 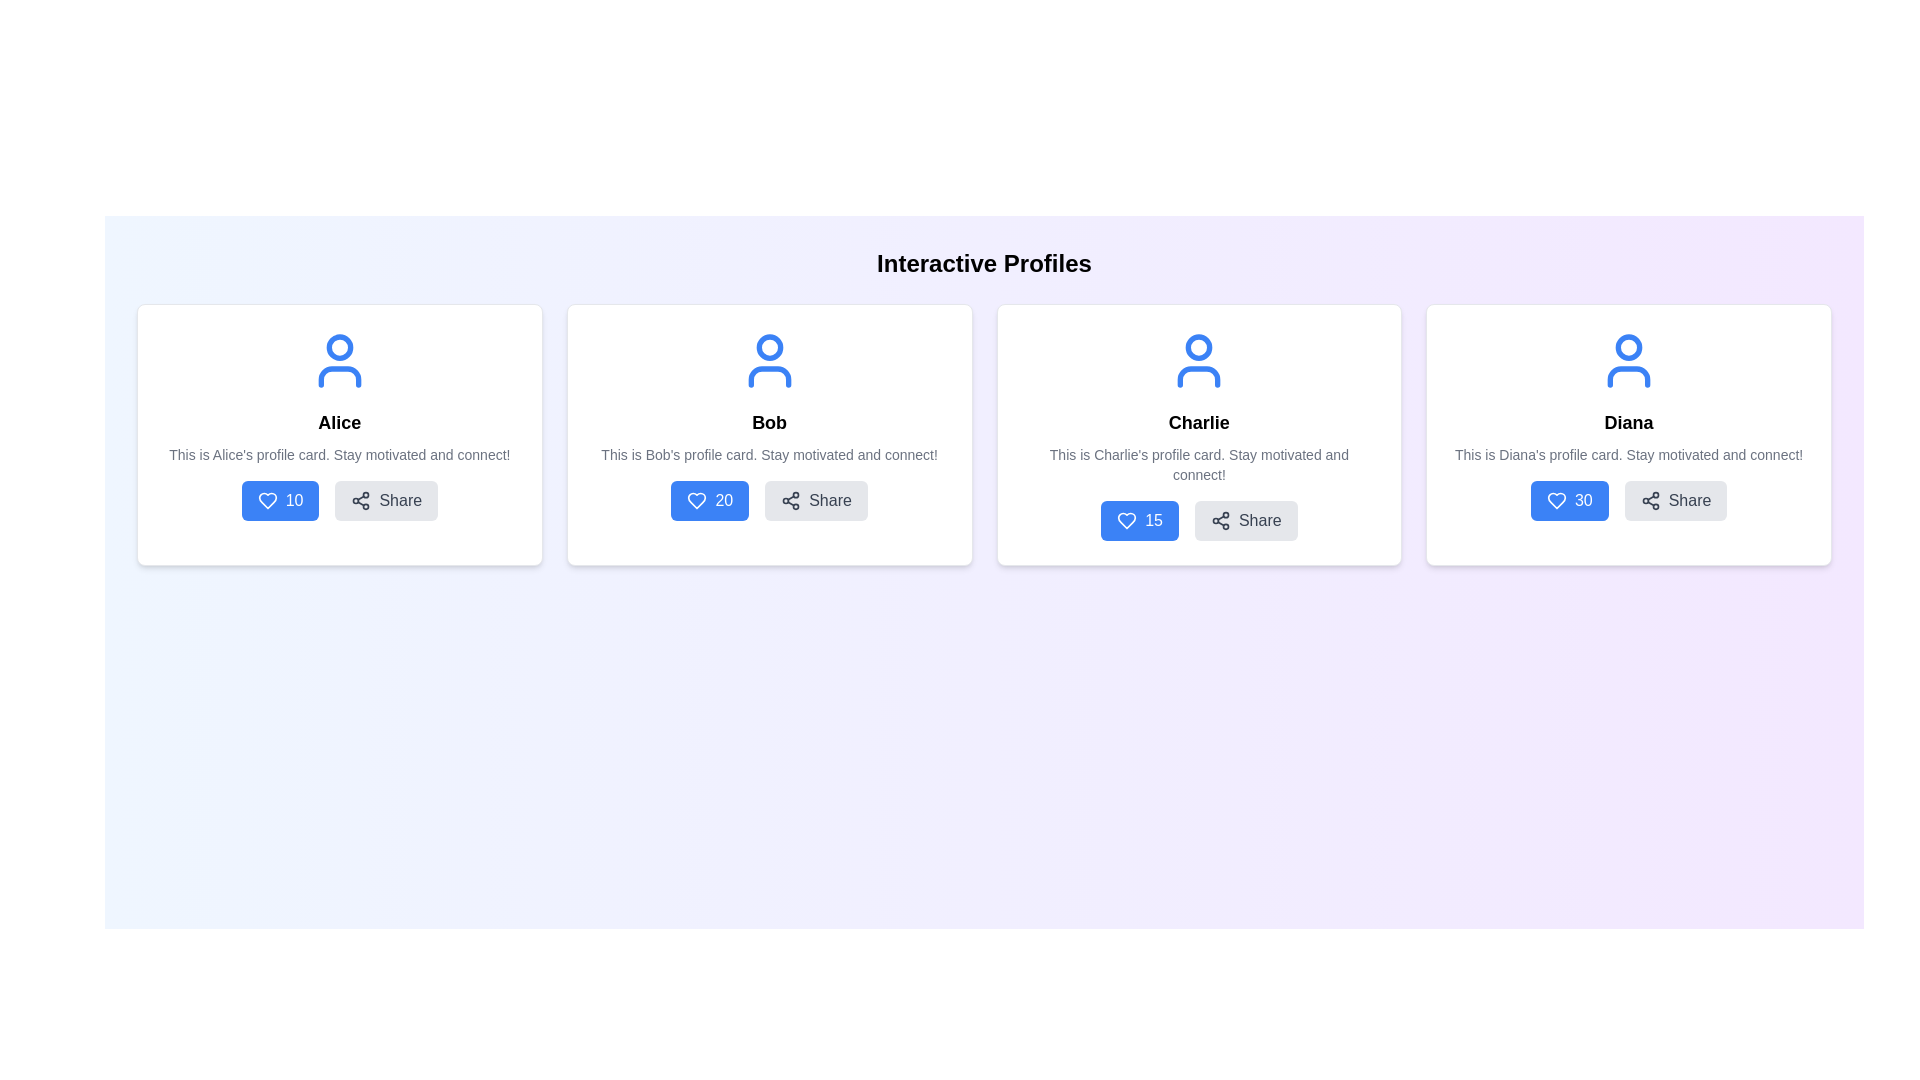 I want to click on the circular user icon representing 'Alice' in her profile card, which is styled in blue color and positioned above the name label 'Alice', so click(x=339, y=346).